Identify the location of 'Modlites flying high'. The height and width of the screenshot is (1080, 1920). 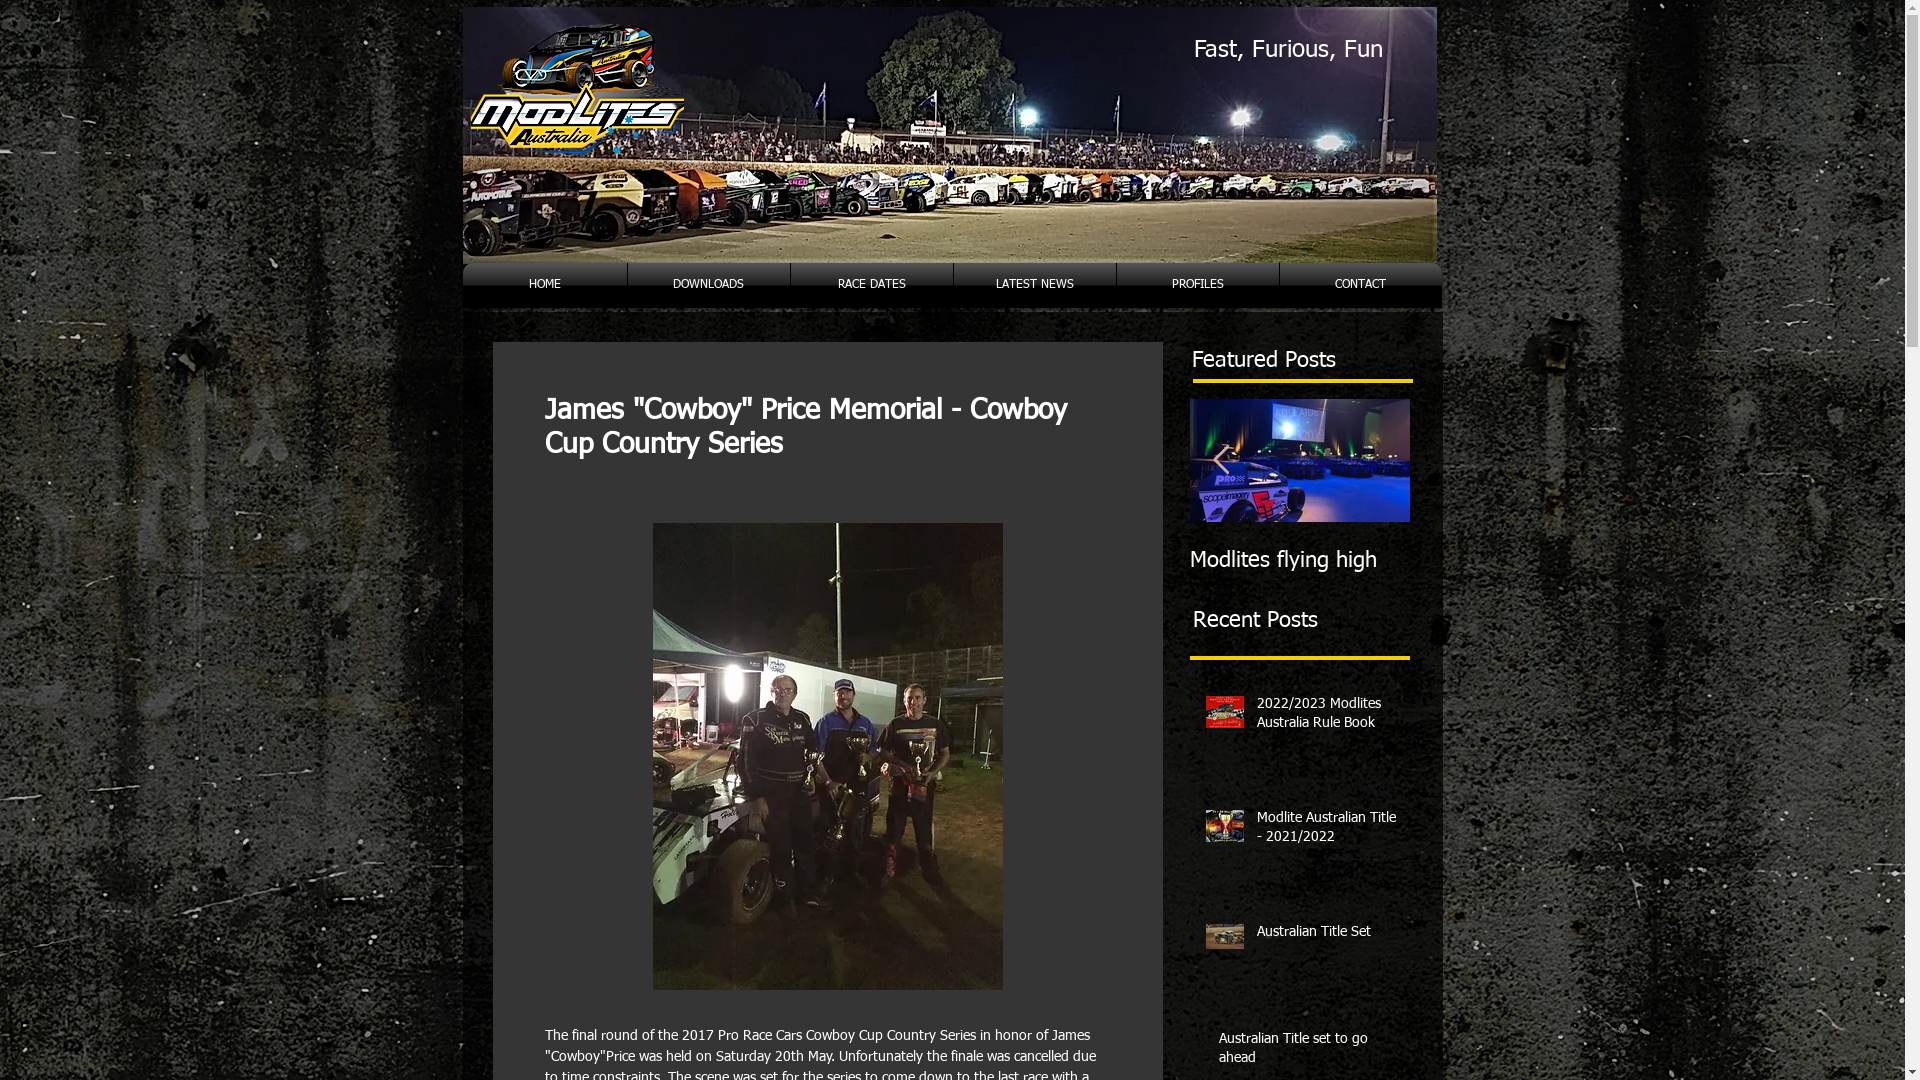
(1300, 560).